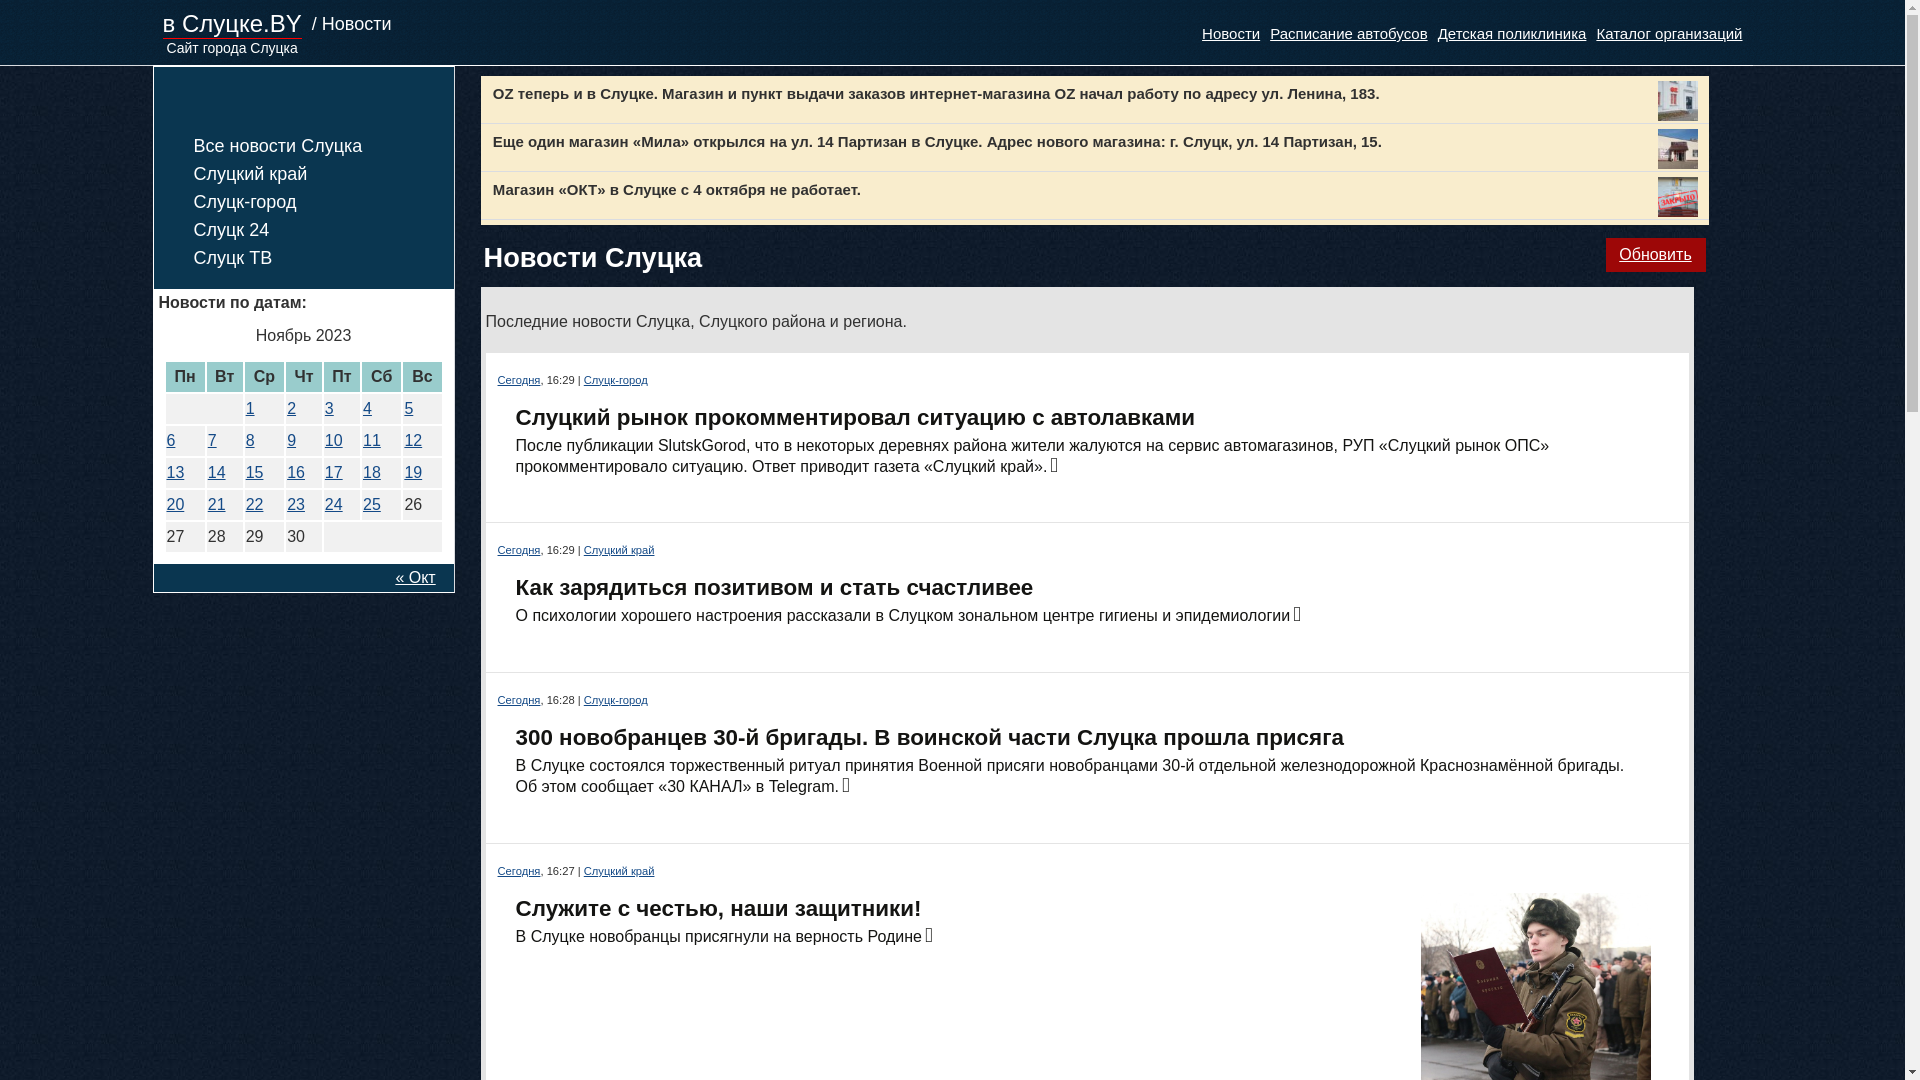 The height and width of the screenshot is (1080, 1920). What do you see at coordinates (325, 472) in the screenshot?
I see `'17'` at bounding box center [325, 472].